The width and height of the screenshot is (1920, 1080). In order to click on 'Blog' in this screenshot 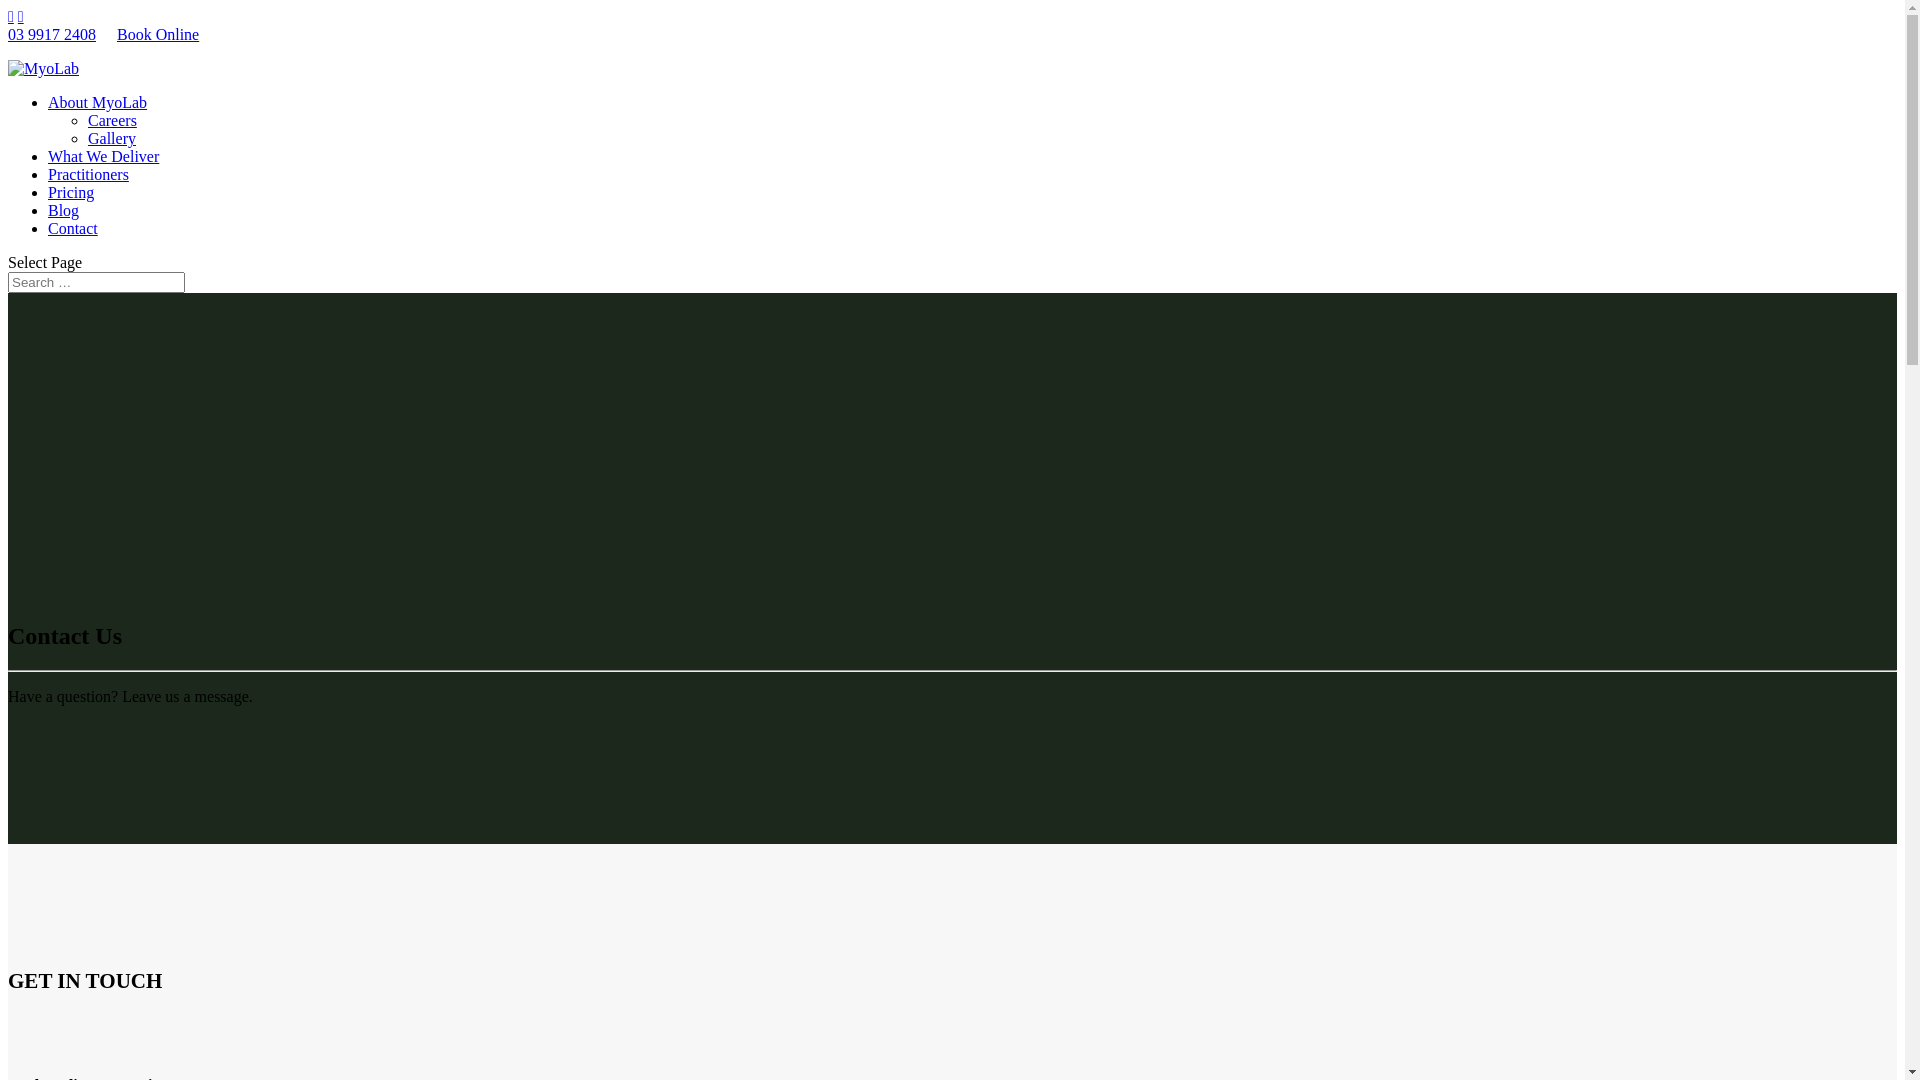, I will do `click(63, 210)`.